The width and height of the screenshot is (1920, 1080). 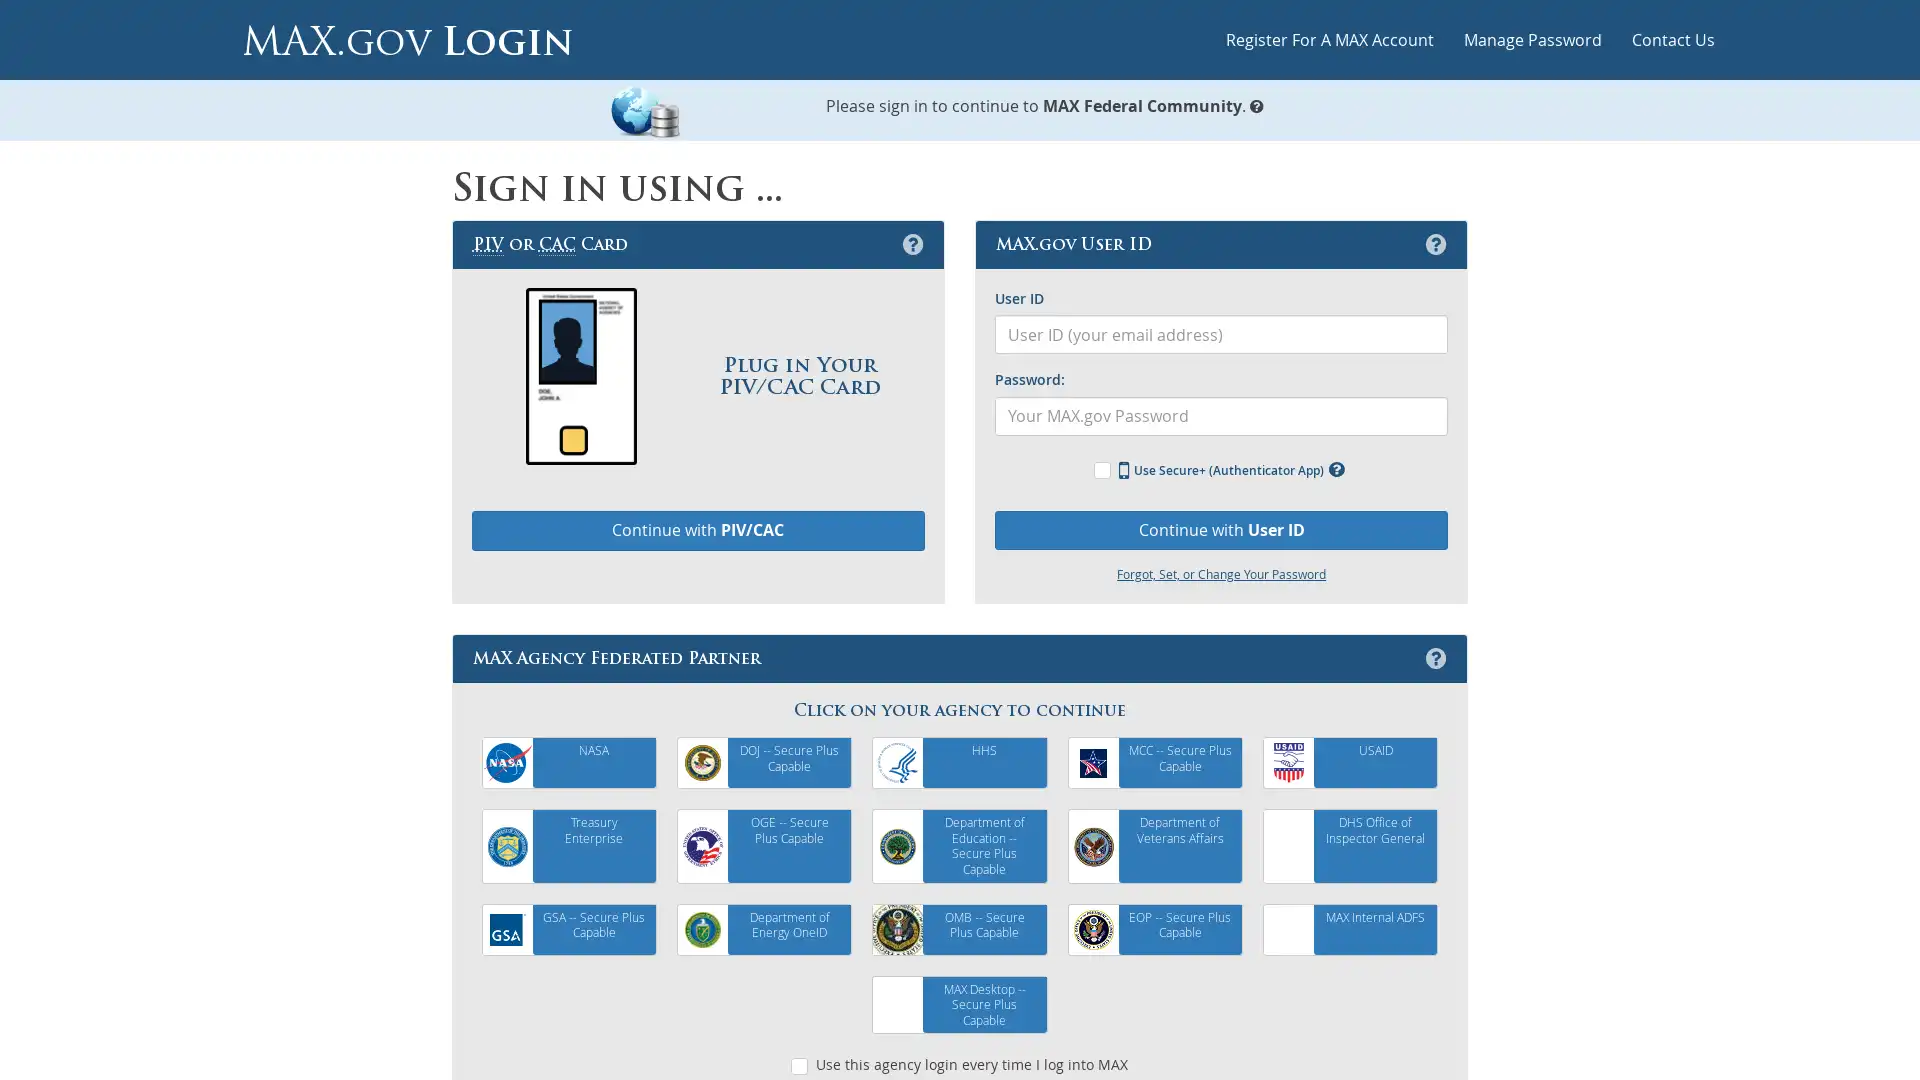 I want to click on MAX Agency Federated Partner, so click(x=1435, y=658).